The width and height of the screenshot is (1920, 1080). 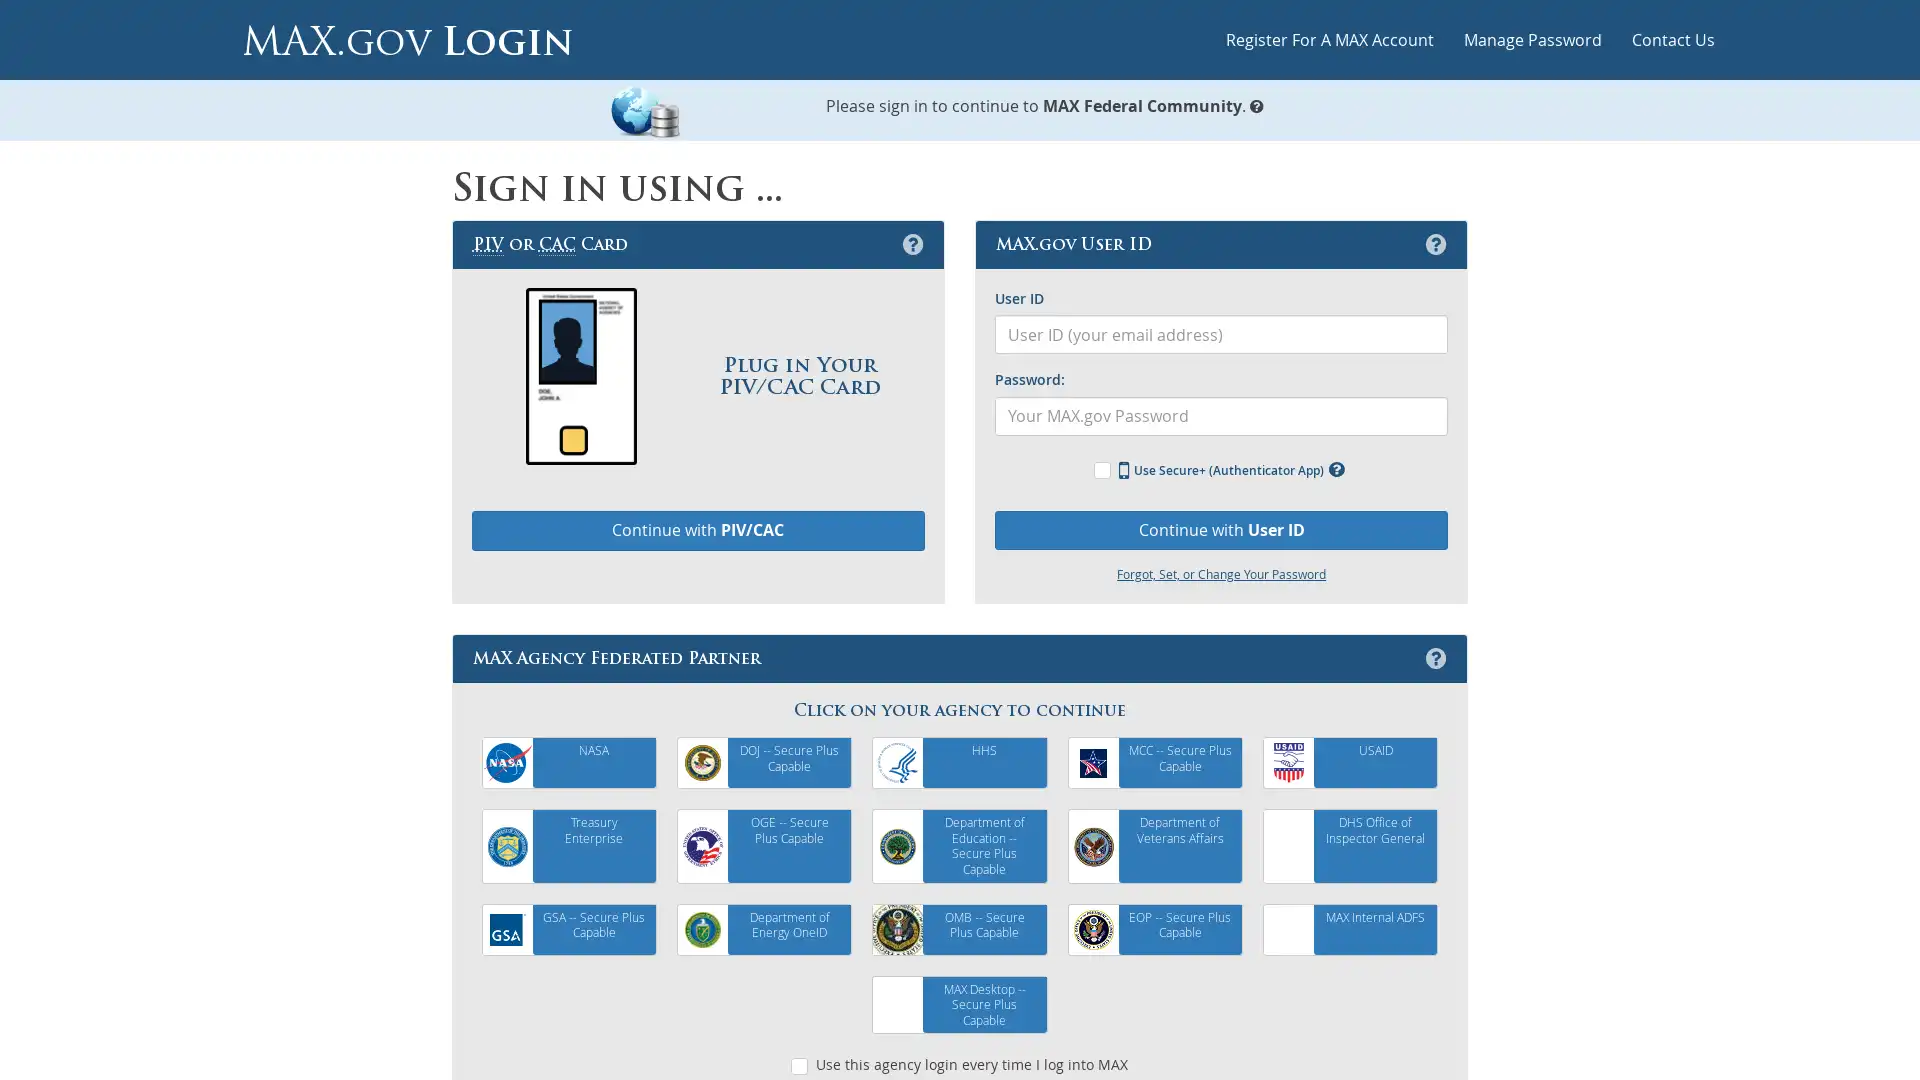 I want to click on MAX Agency Federated Partner, so click(x=1435, y=658).